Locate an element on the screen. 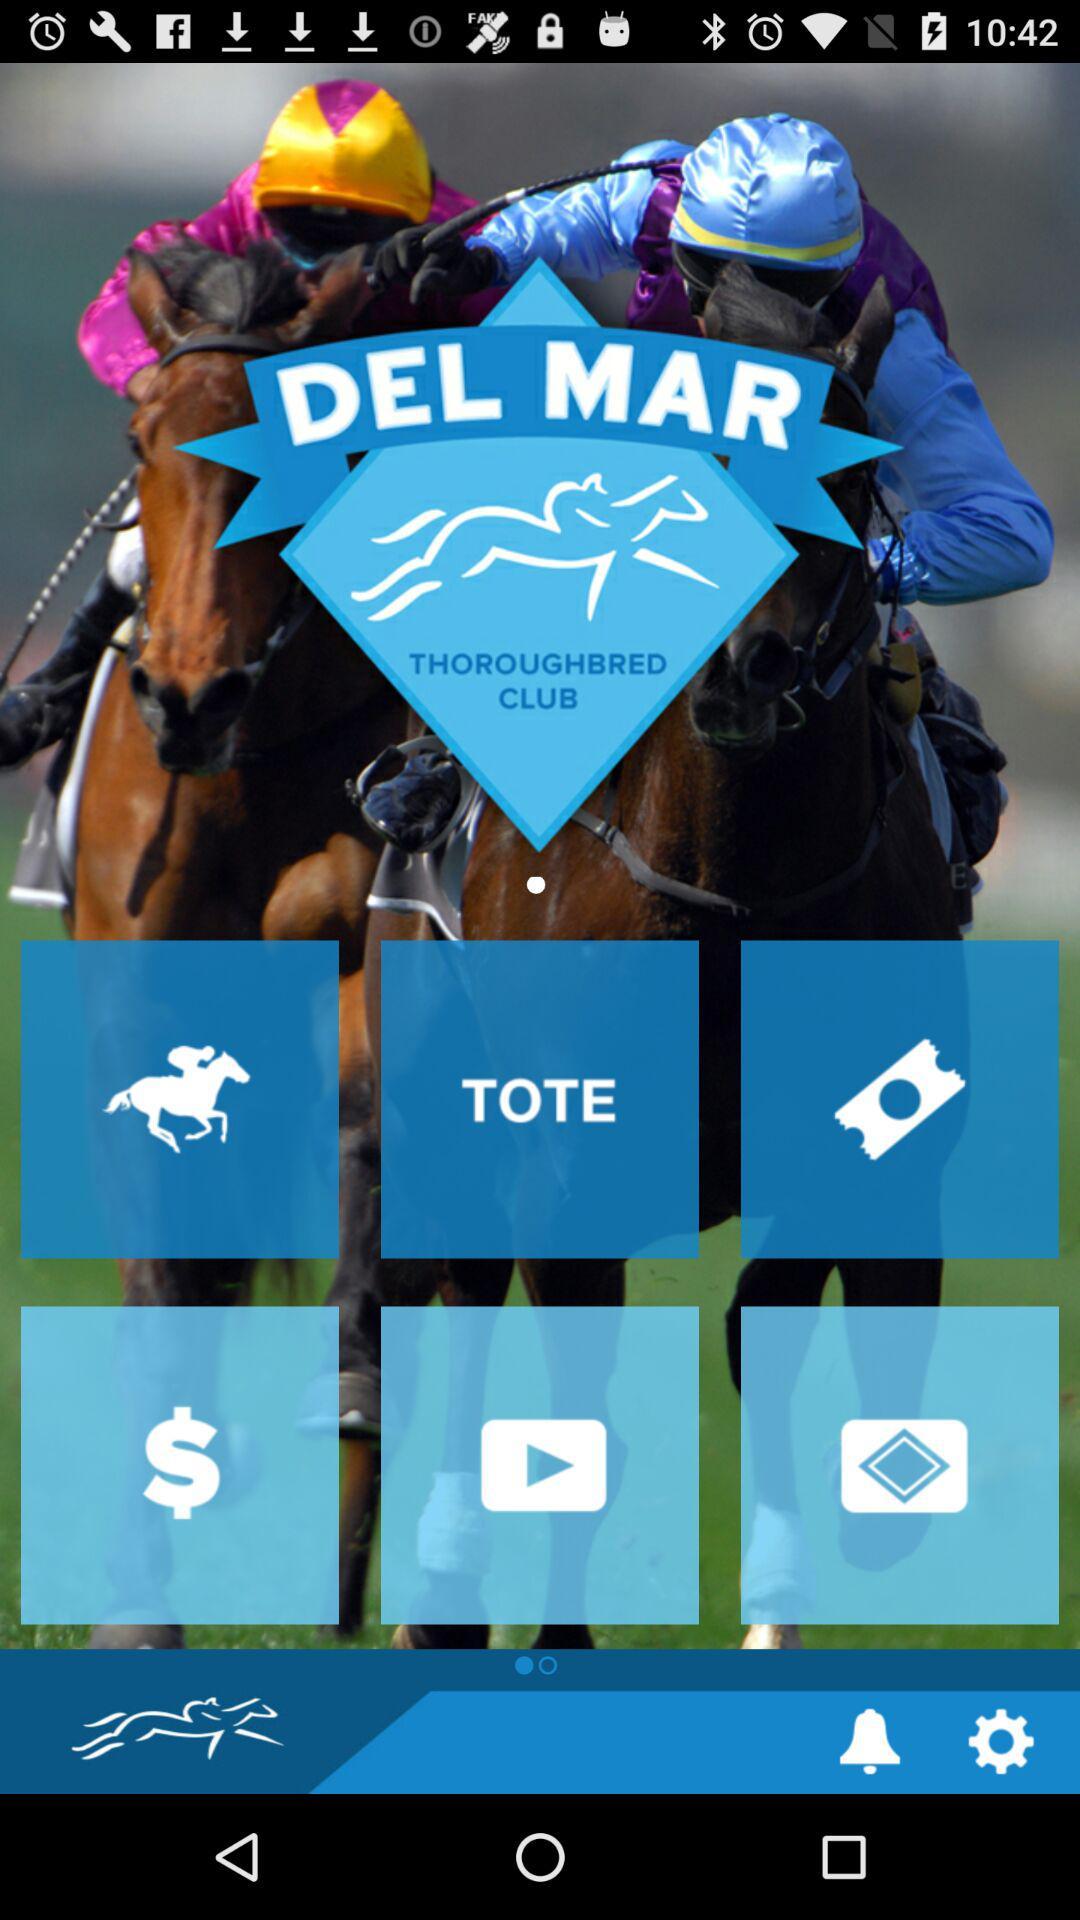  login in app is located at coordinates (898, 1465).